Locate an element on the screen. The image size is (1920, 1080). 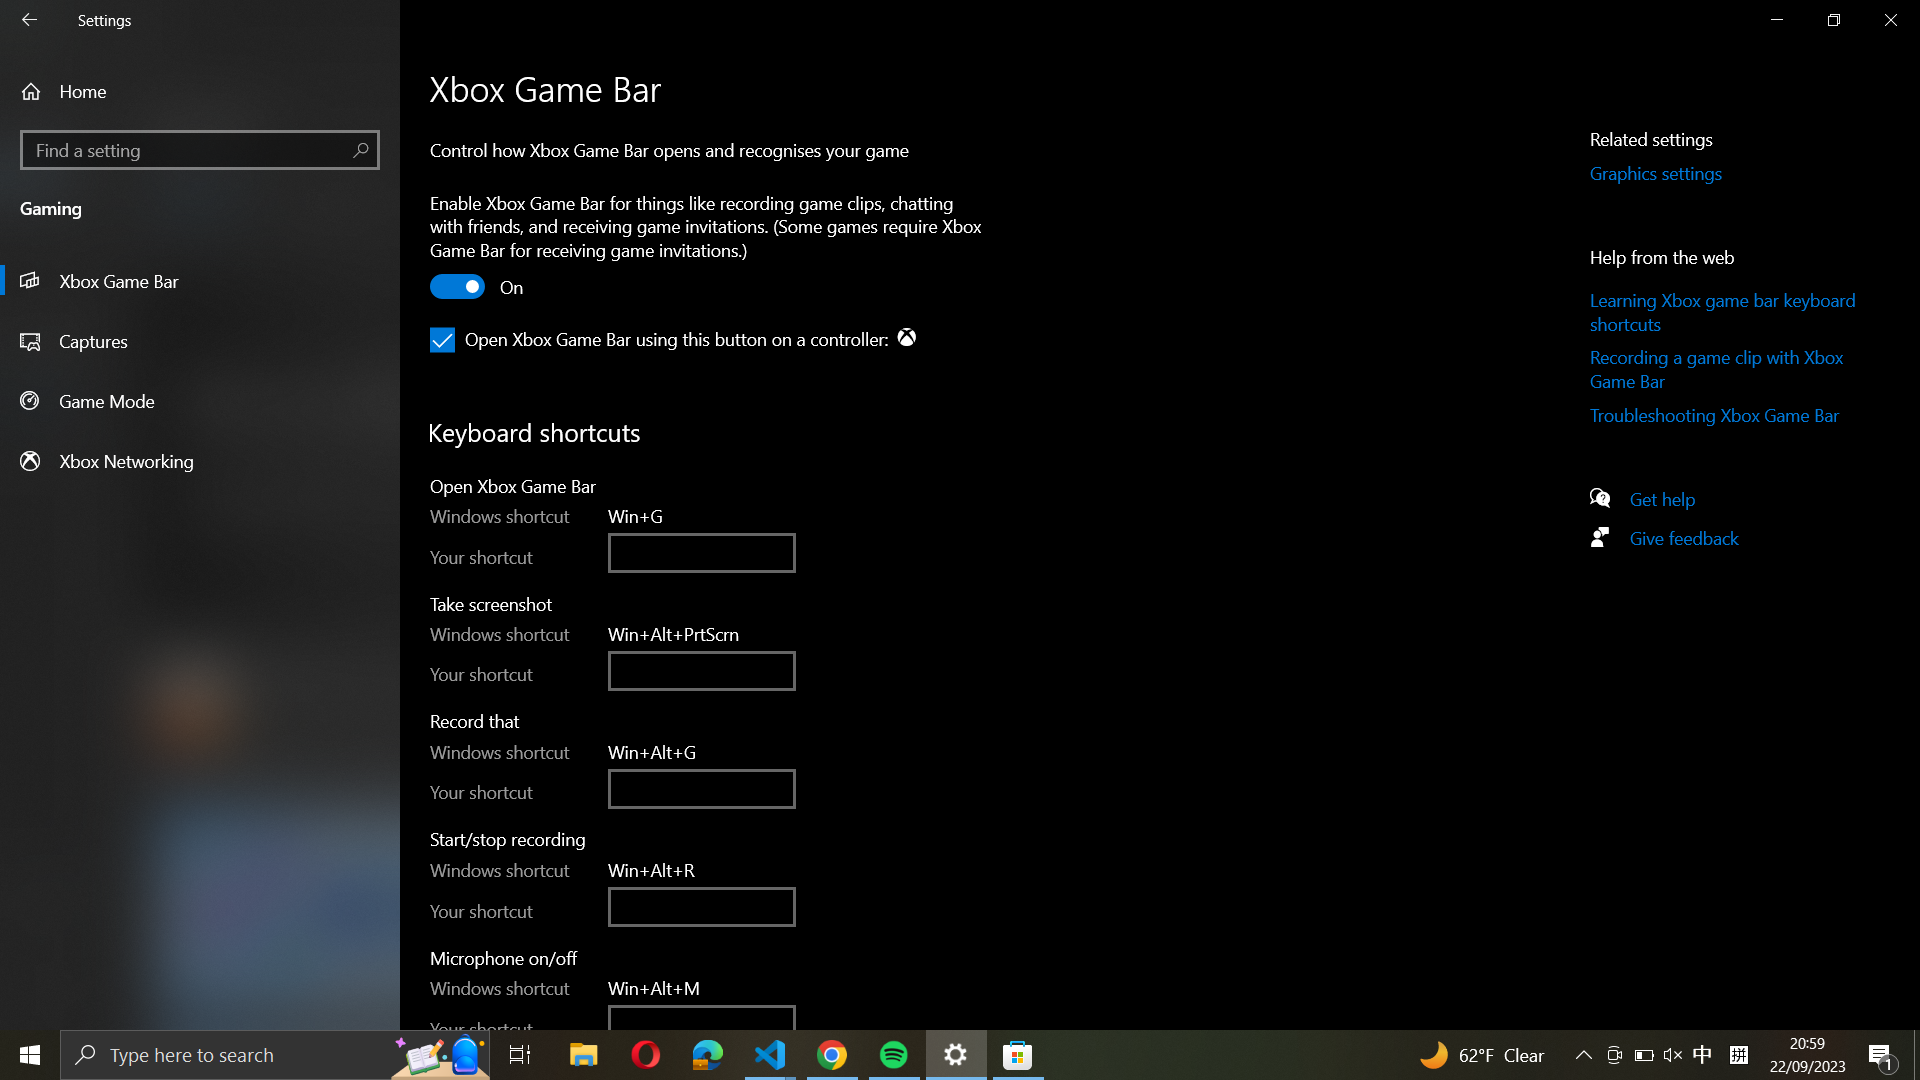
Activate the Xbox Networking settings by clicking on the designated area in the left side of the screen is located at coordinates (200, 460).